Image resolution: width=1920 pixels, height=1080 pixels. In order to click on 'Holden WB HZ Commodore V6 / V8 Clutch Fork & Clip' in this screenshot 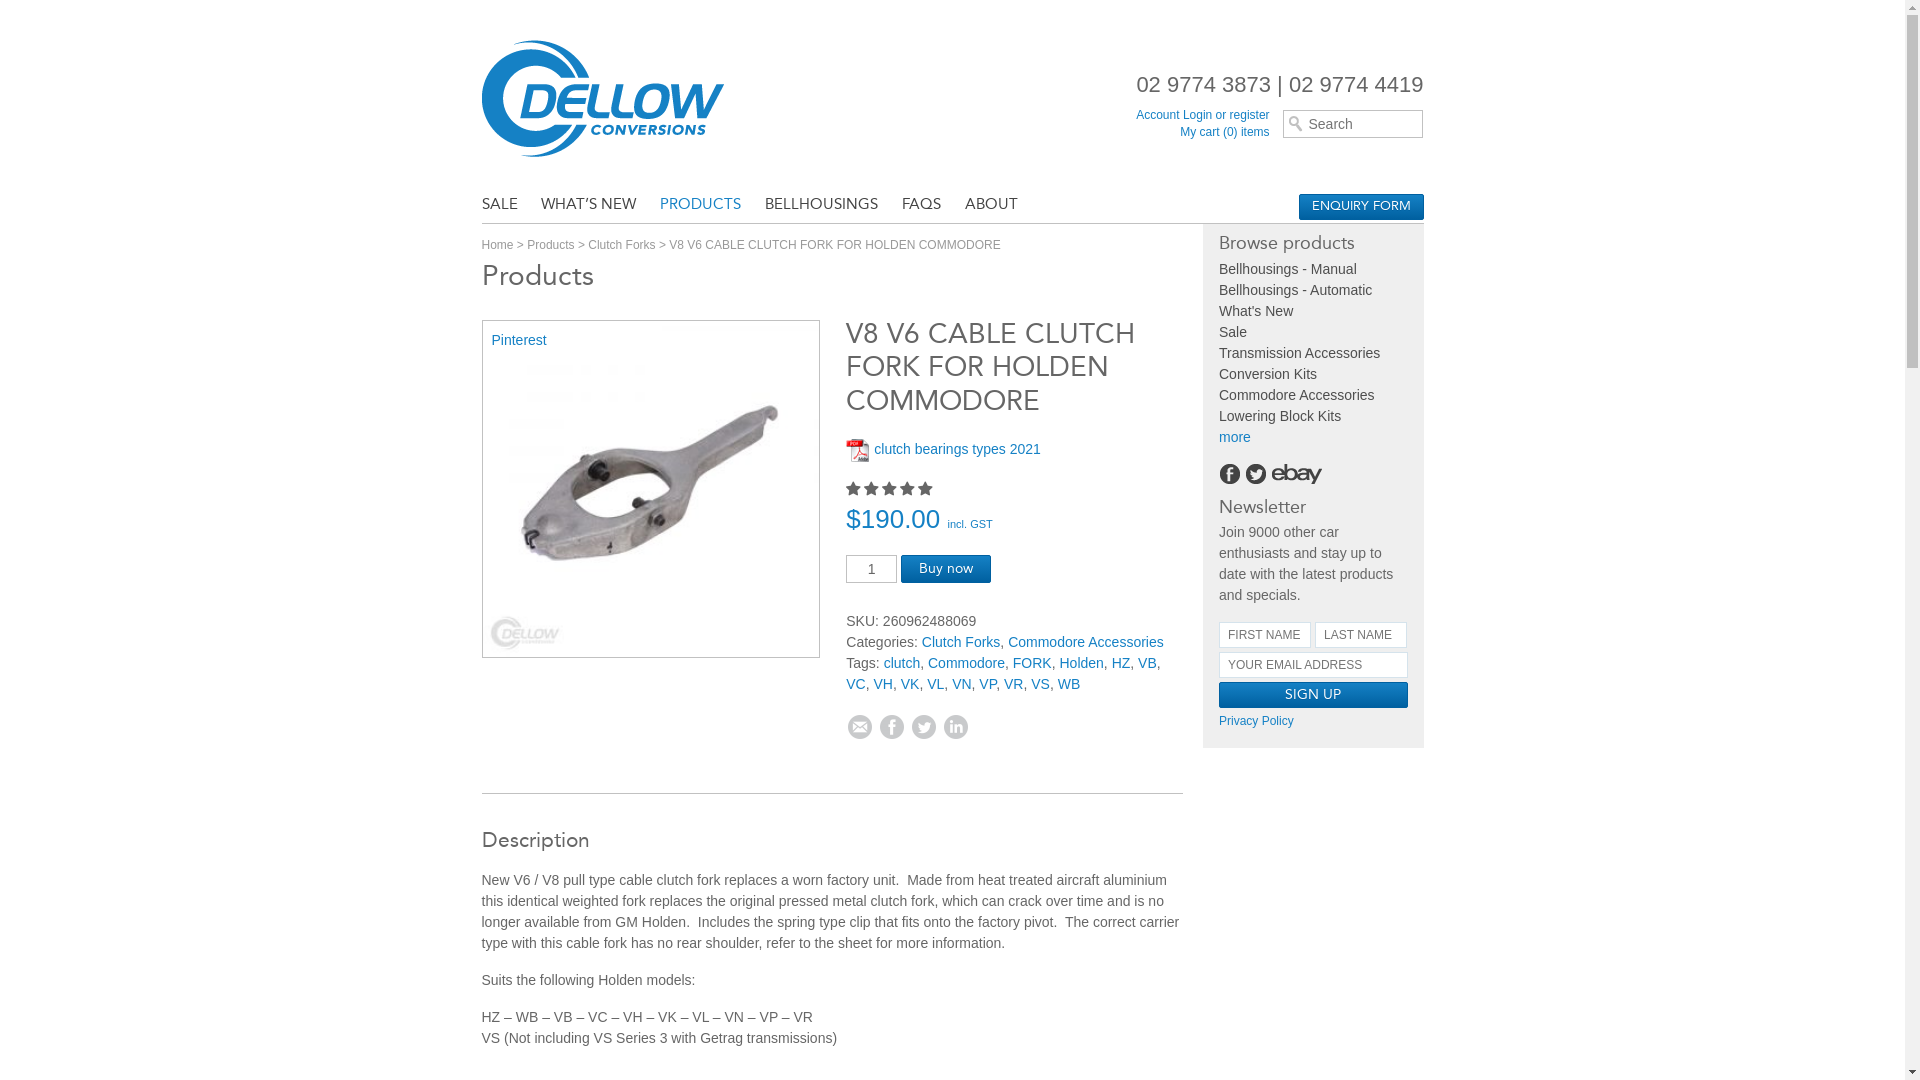, I will do `click(651, 489)`.